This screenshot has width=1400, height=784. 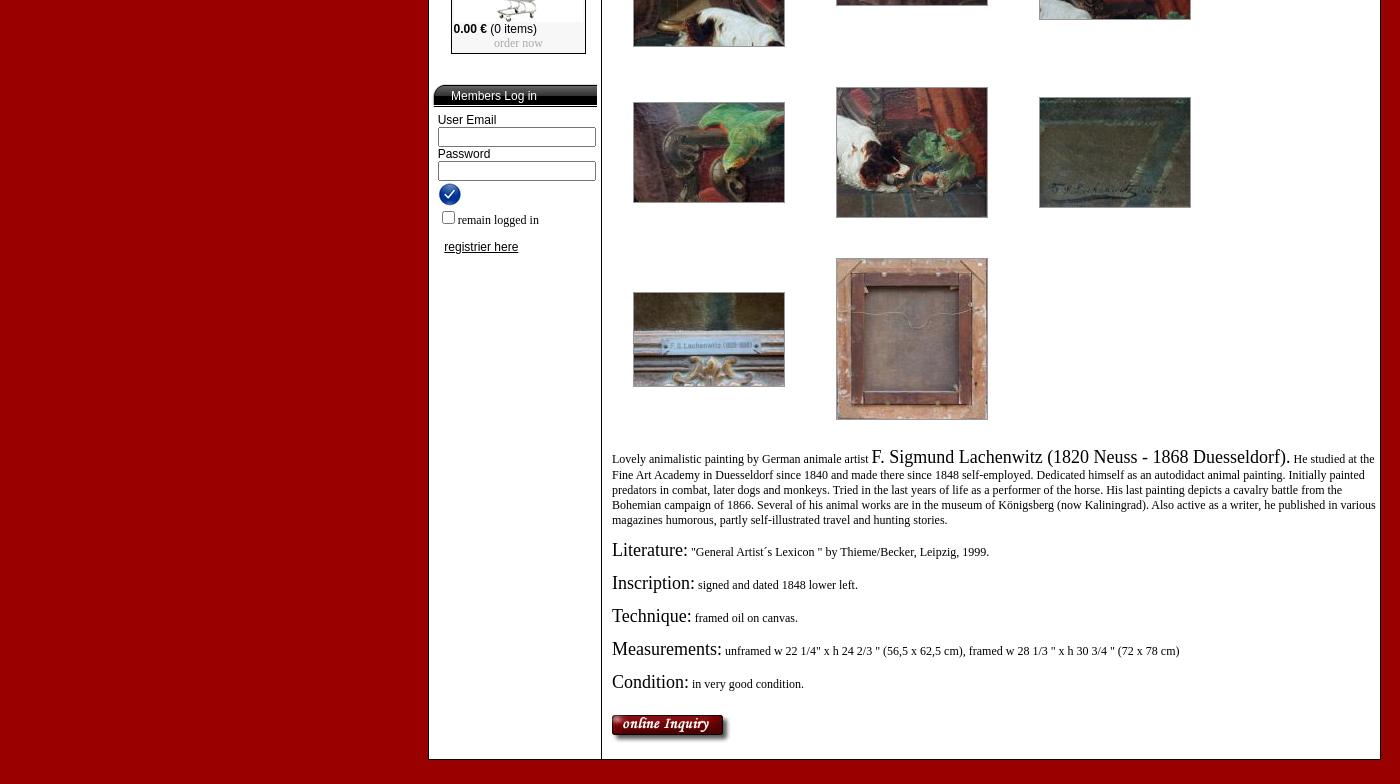 What do you see at coordinates (497, 219) in the screenshot?
I see `'remain logged in'` at bounding box center [497, 219].